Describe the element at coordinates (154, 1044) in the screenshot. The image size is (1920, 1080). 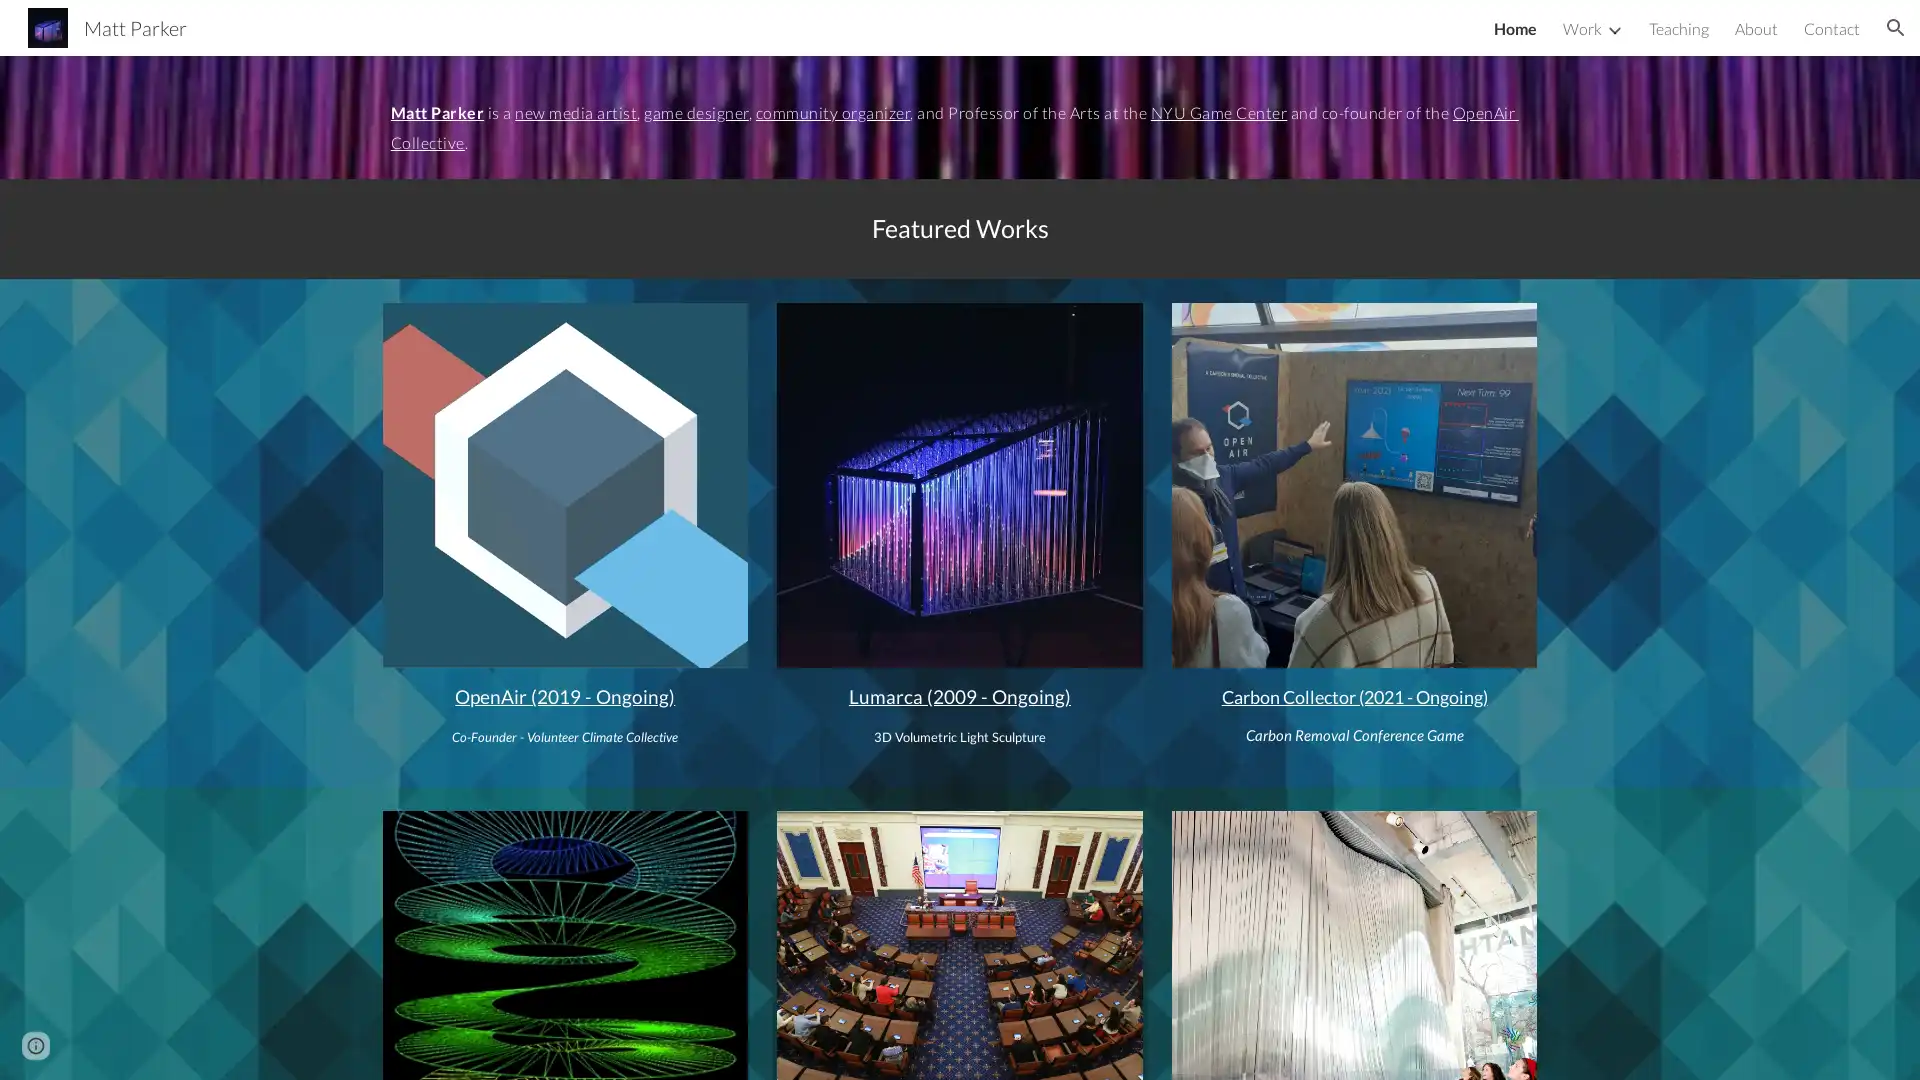
I see `Google Sites` at that location.